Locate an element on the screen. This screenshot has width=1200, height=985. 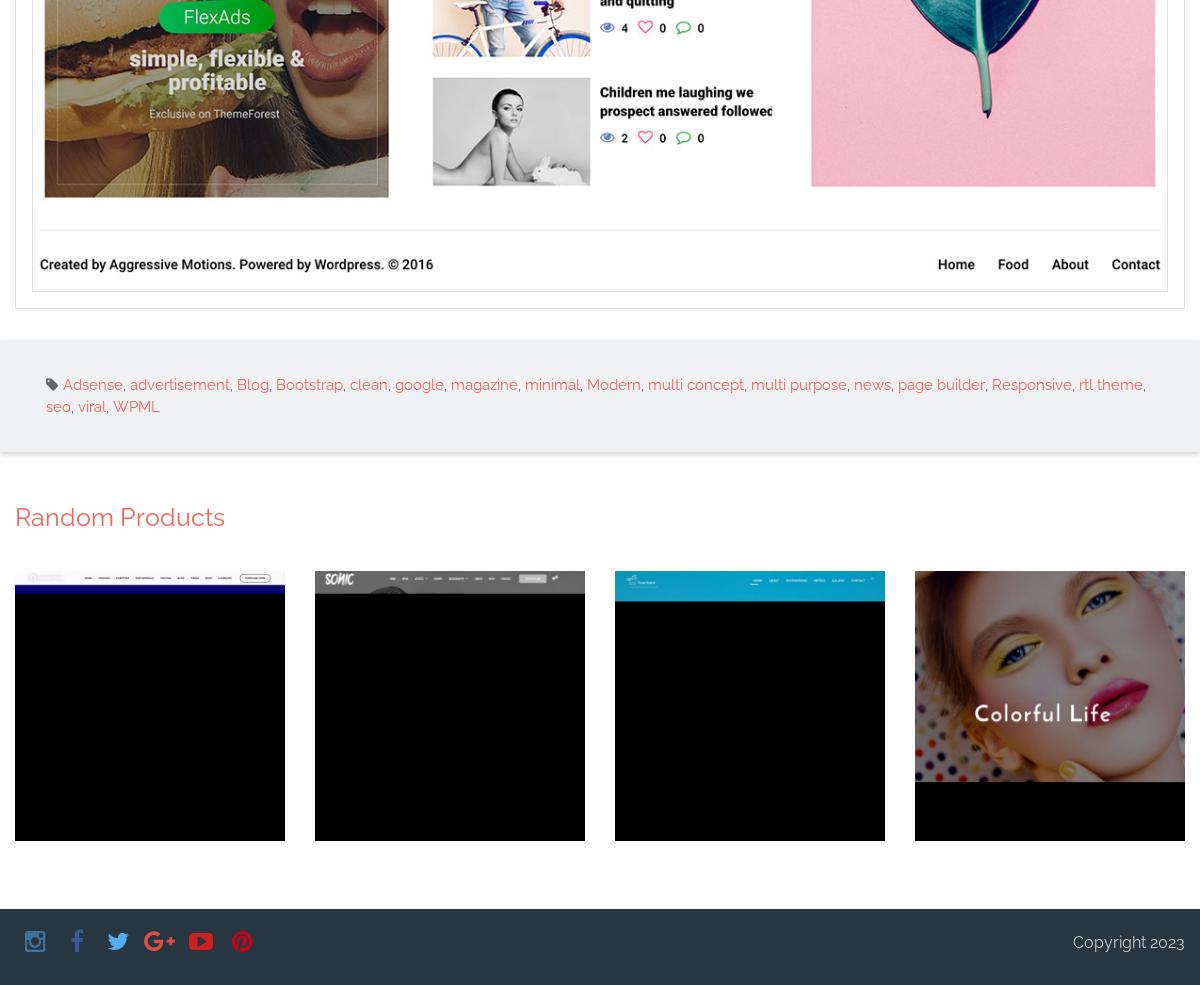
'WPML' is located at coordinates (136, 406).